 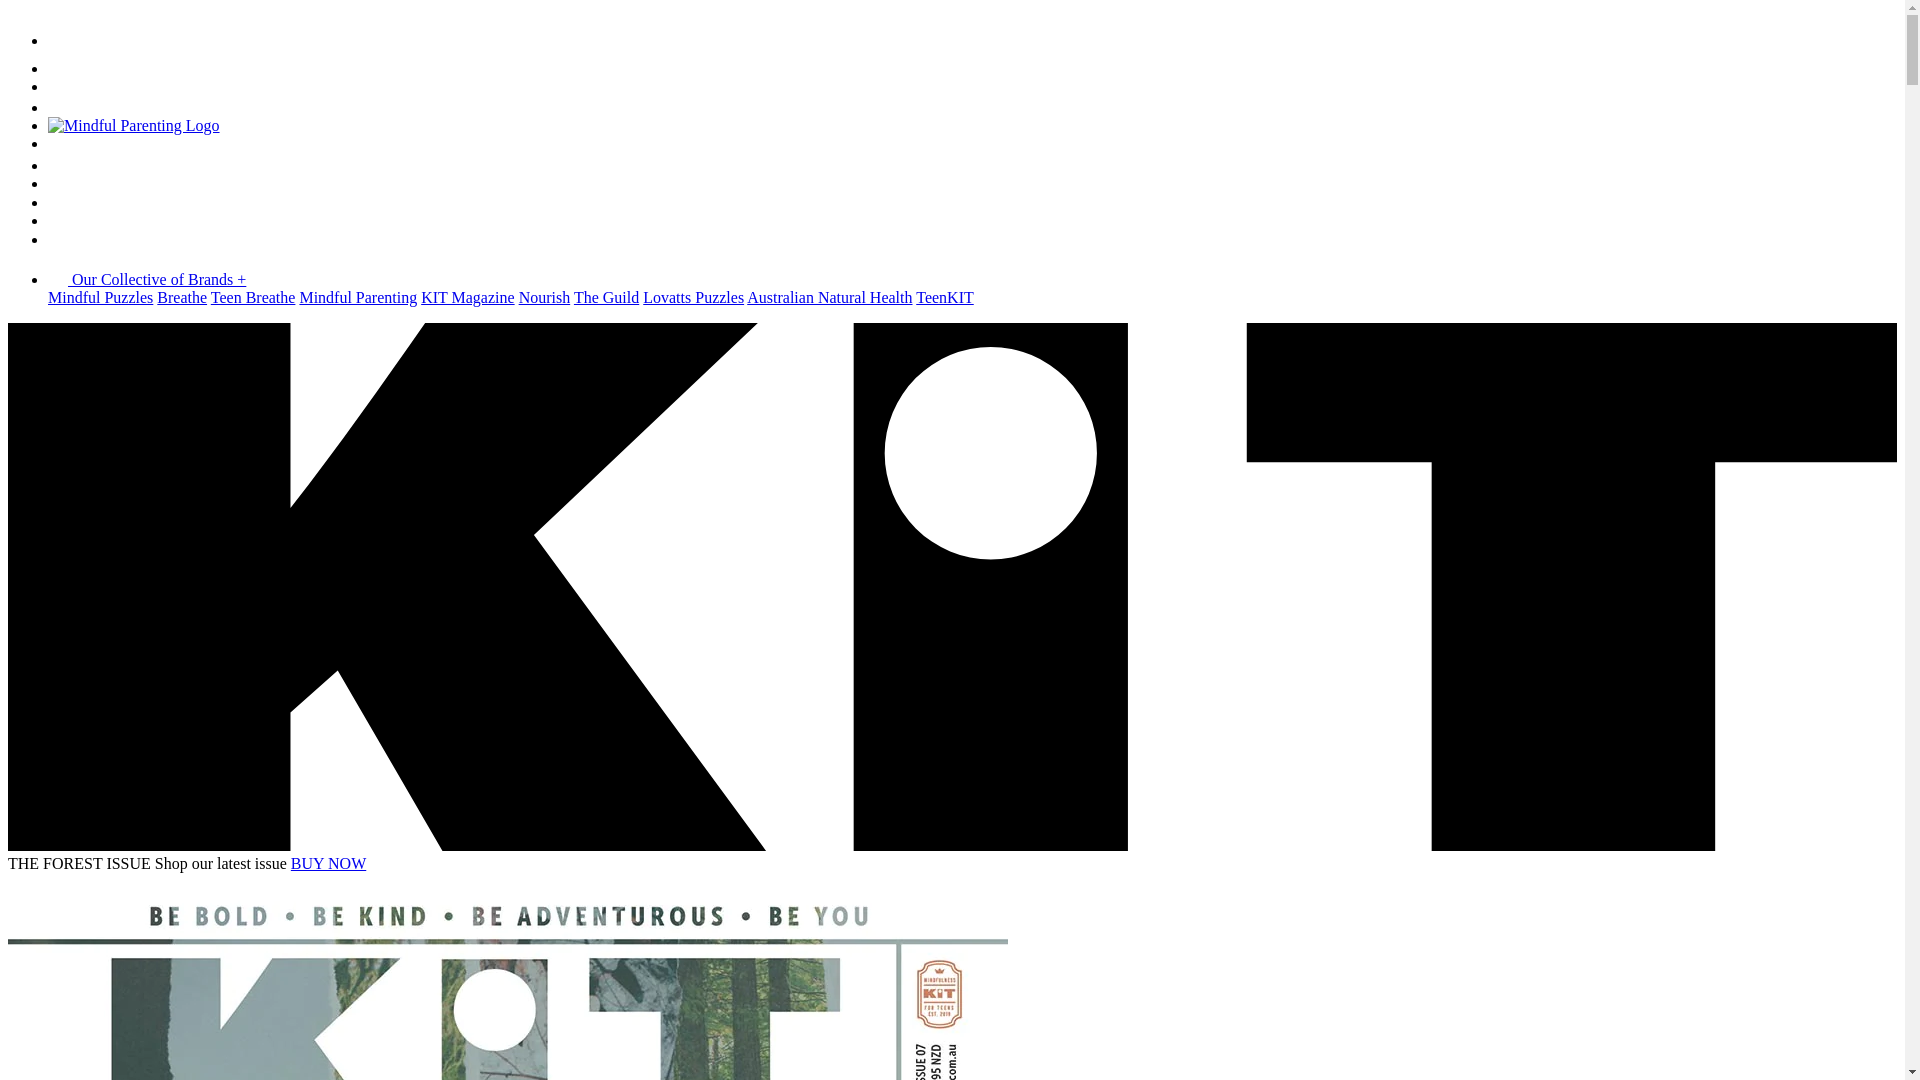 I want to click on 'Breathe', so click(x=182, y=297).